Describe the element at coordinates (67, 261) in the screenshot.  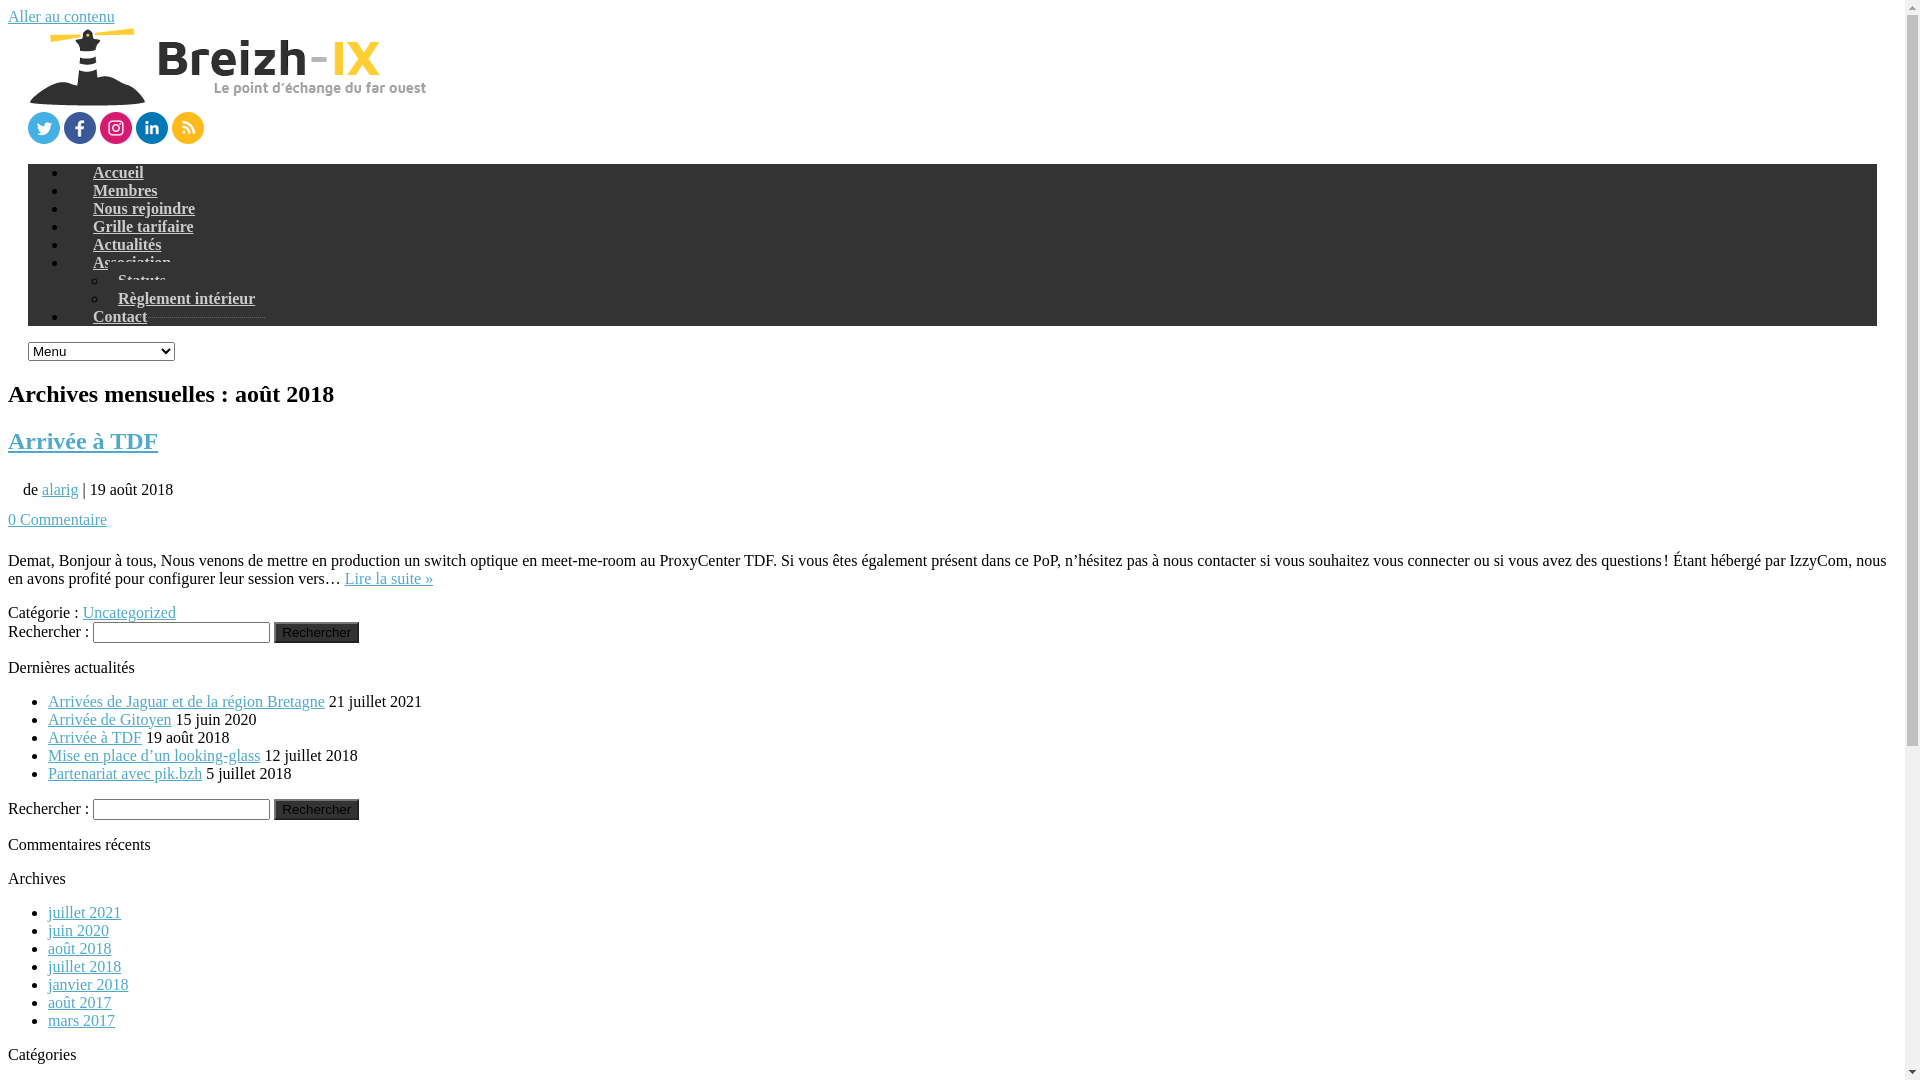
I see `'Association'` at that location.